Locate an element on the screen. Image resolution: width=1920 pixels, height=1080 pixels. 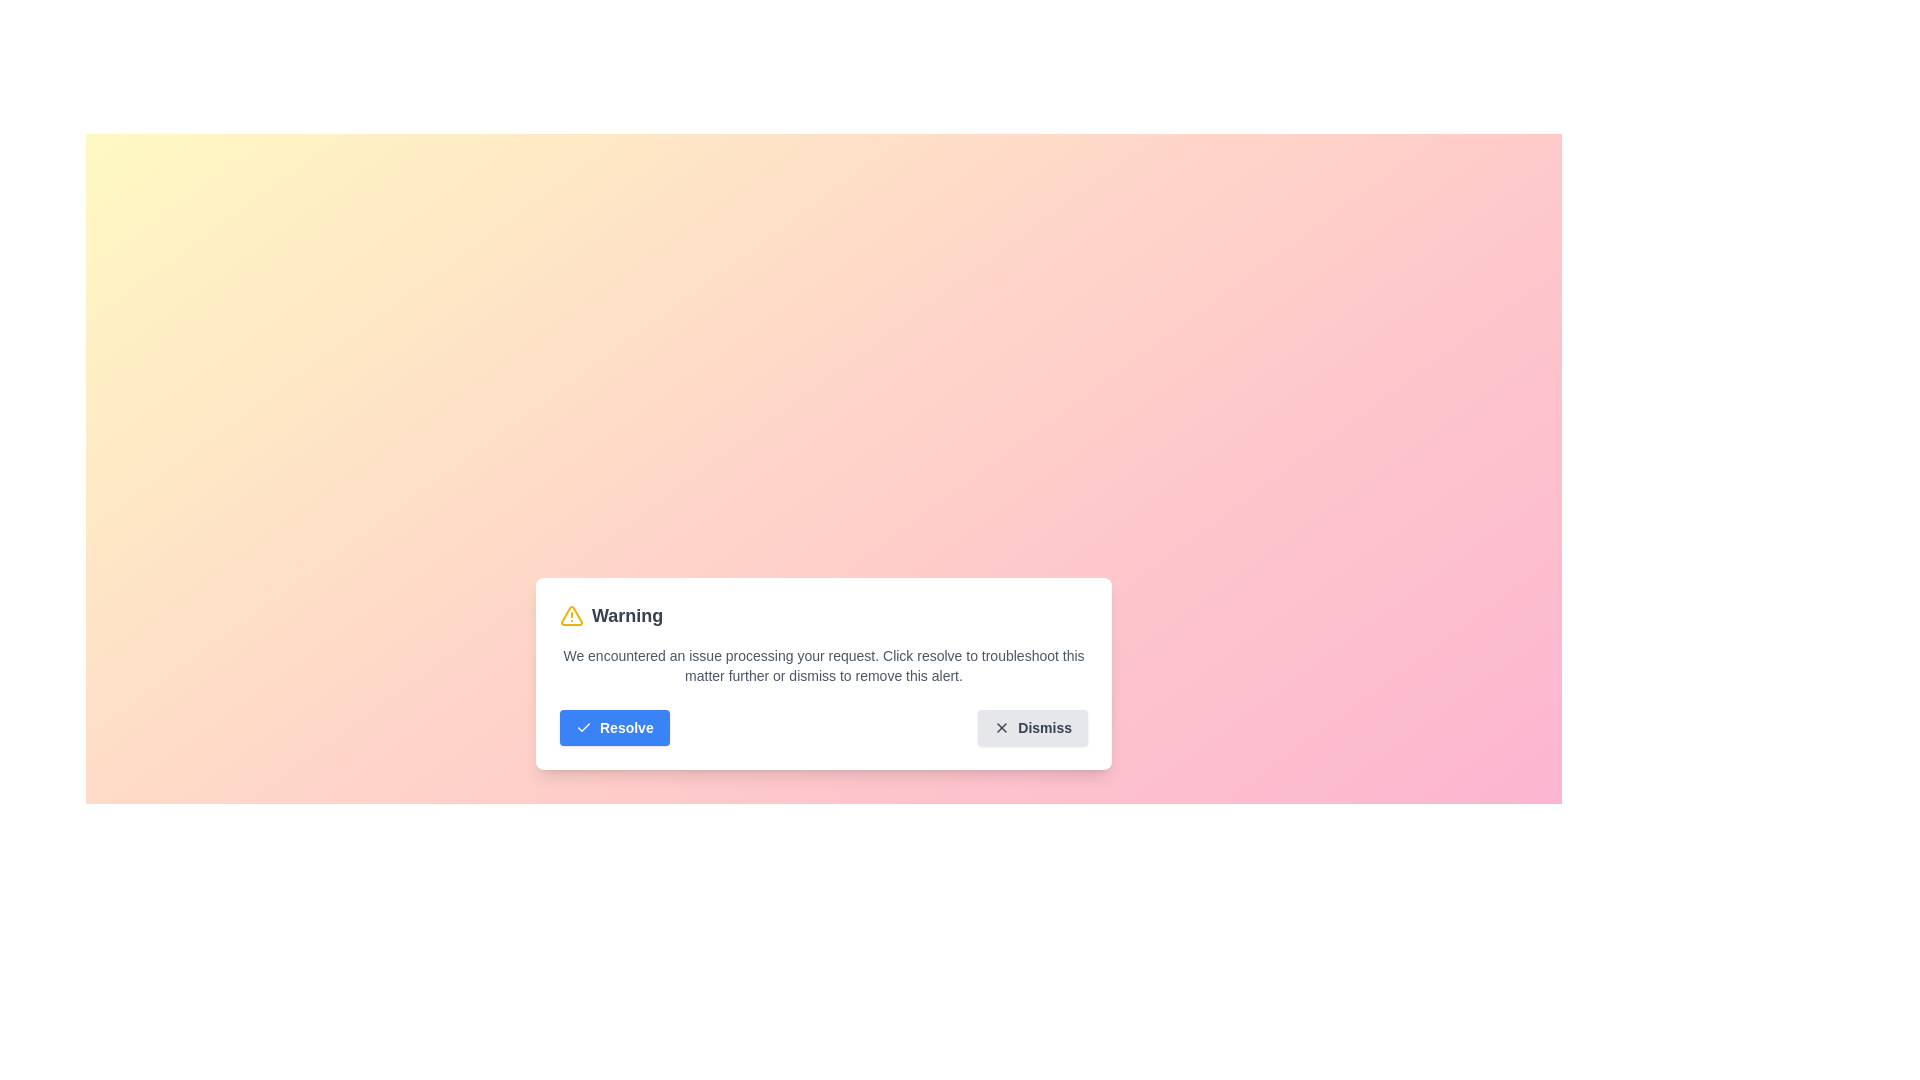
the checkmark icon, which is styled as an outlined drawing and located within the 'Resolve' button on the left side of the visible text is located at coordinates (583, 728).